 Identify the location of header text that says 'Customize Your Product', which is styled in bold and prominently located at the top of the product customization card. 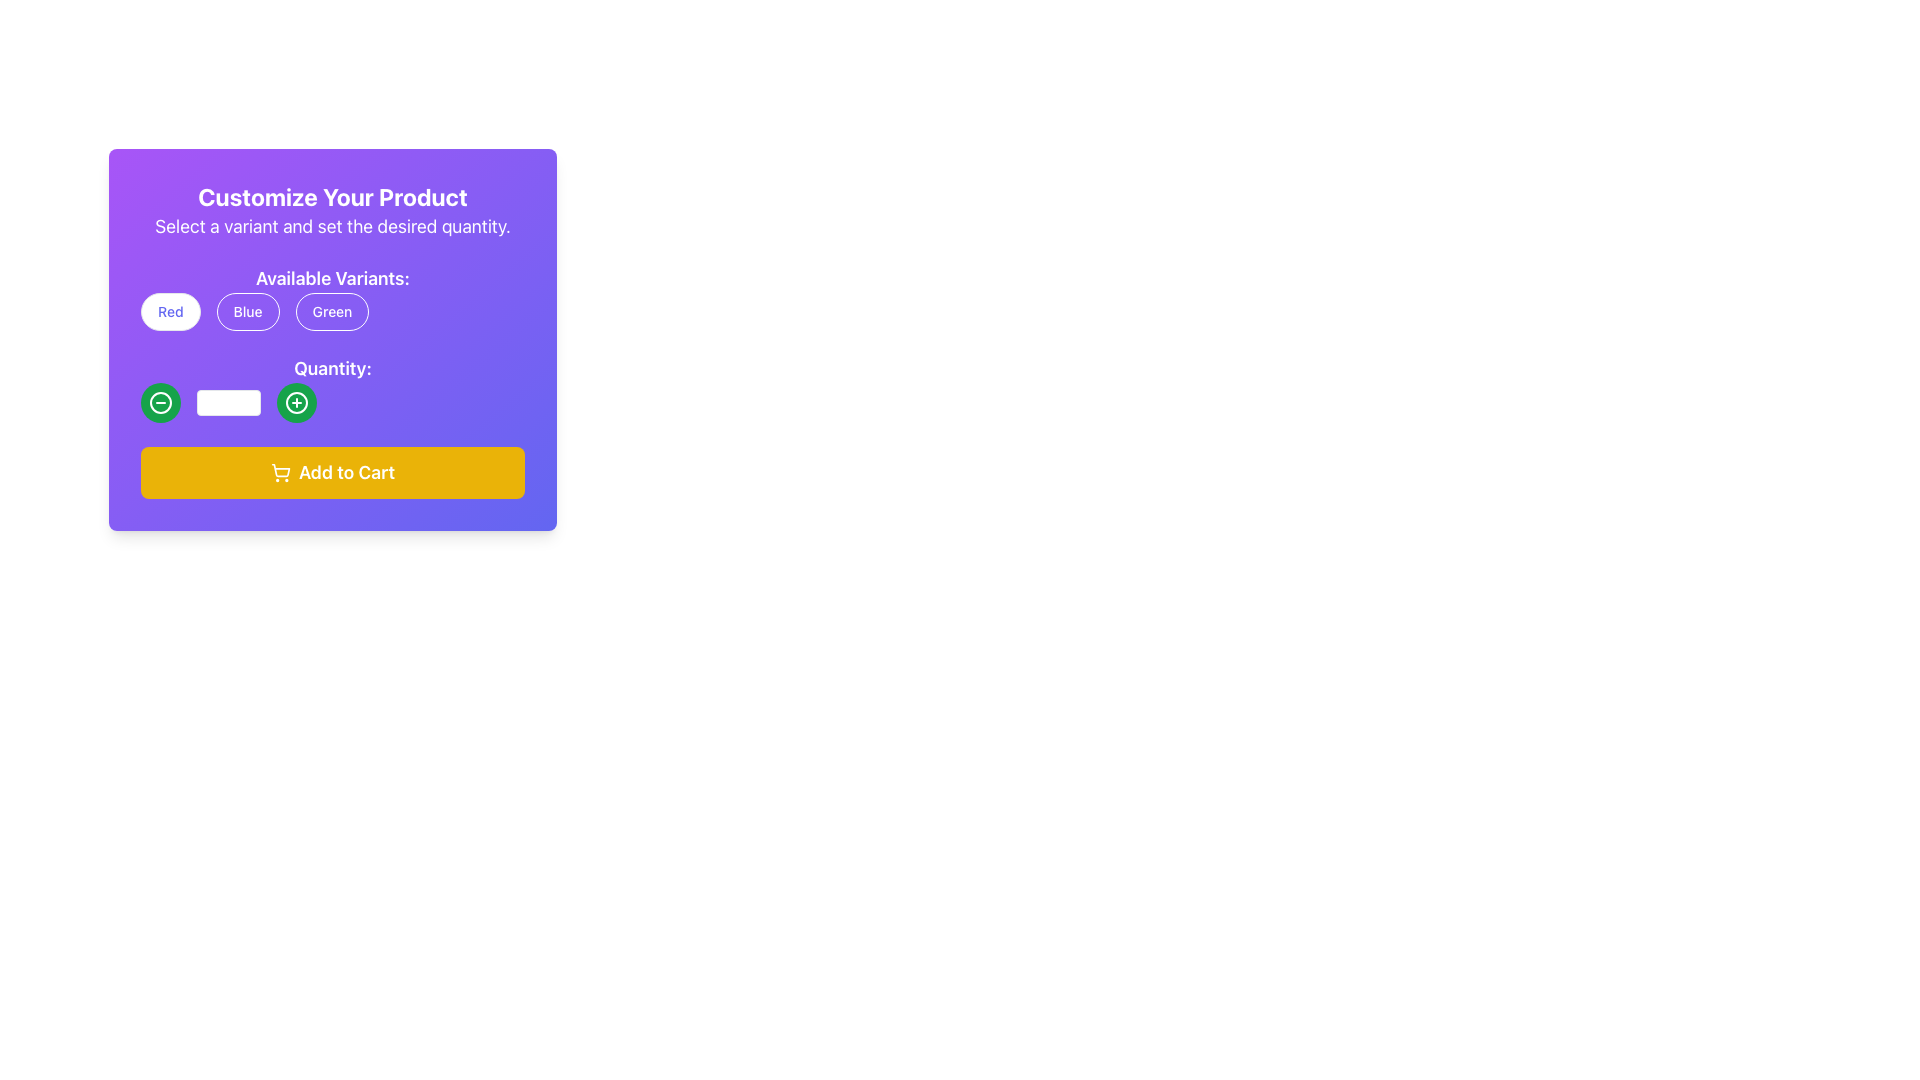
(332, 196).